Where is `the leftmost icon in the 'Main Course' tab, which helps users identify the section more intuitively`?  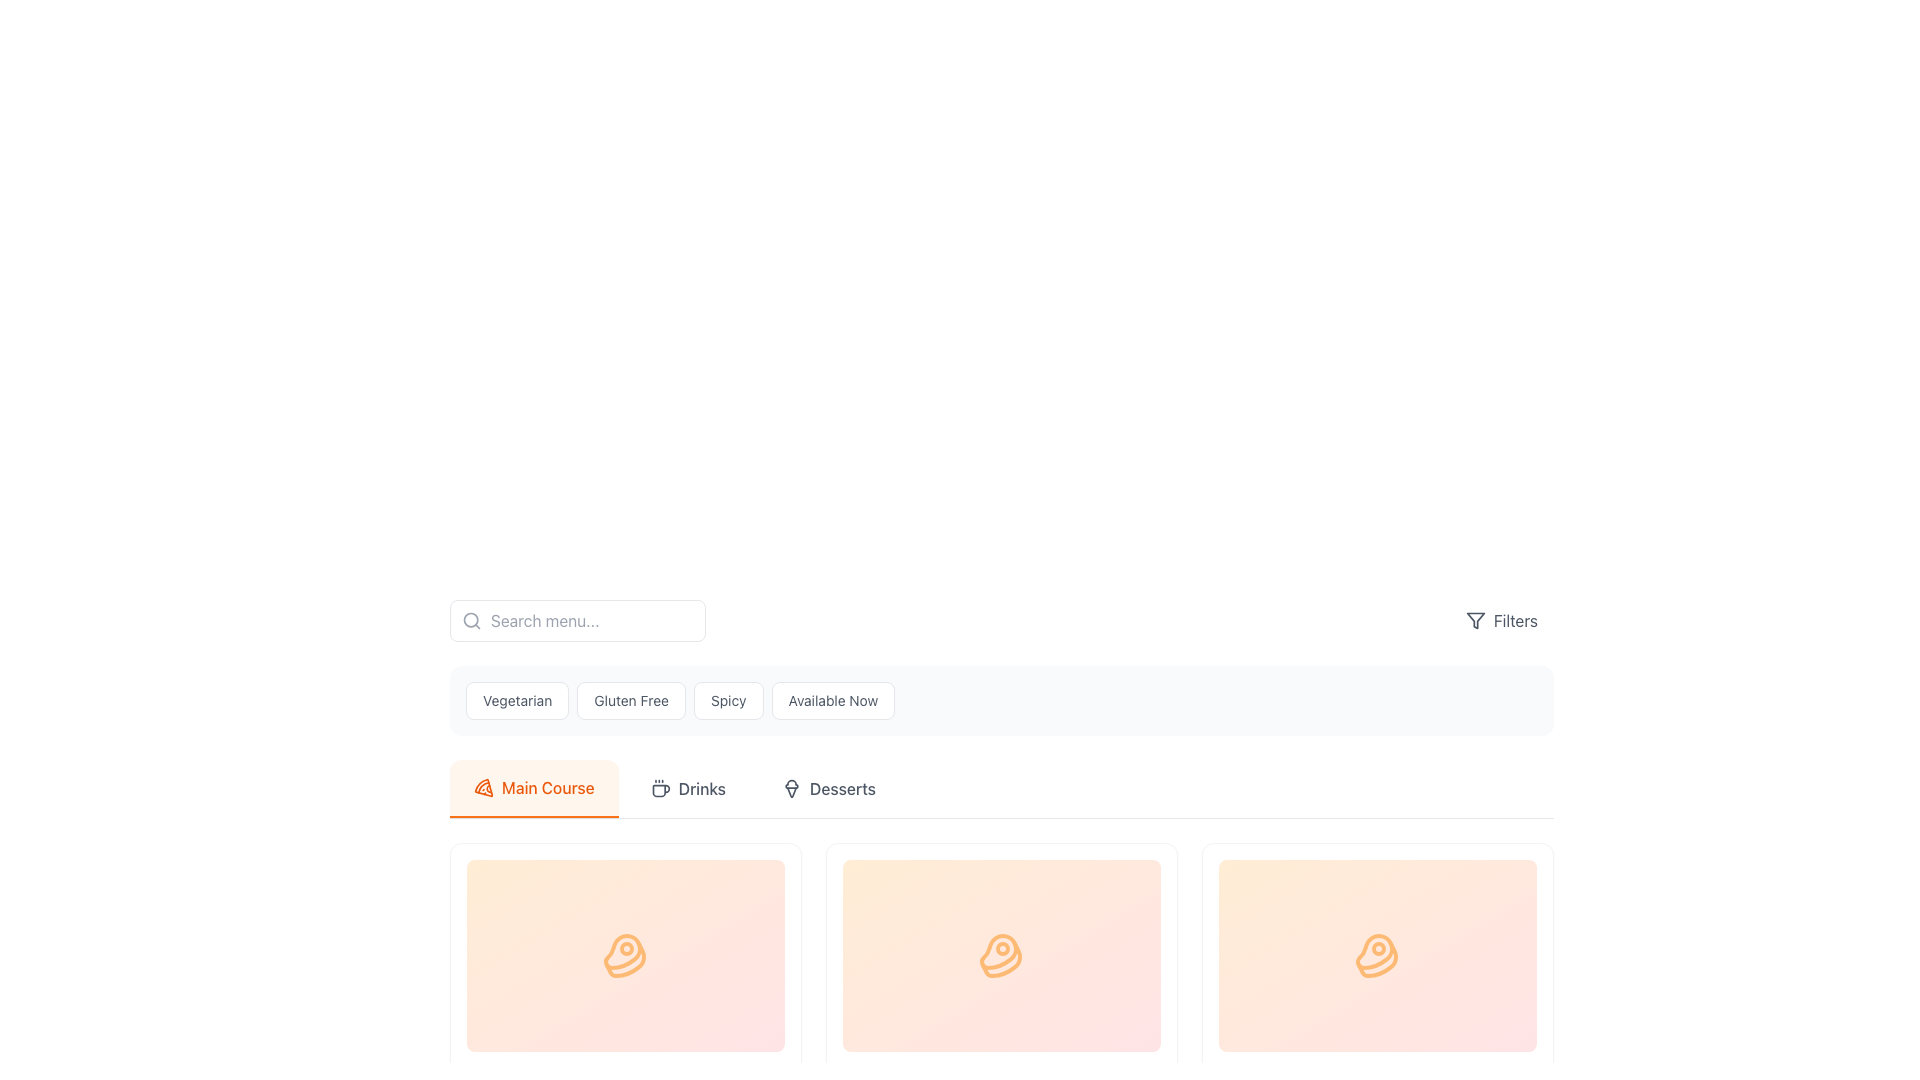
the leftmost icon in the 'Main Course' tab, which helps users identify the section more intuitively is located at coordinates (484, 786).